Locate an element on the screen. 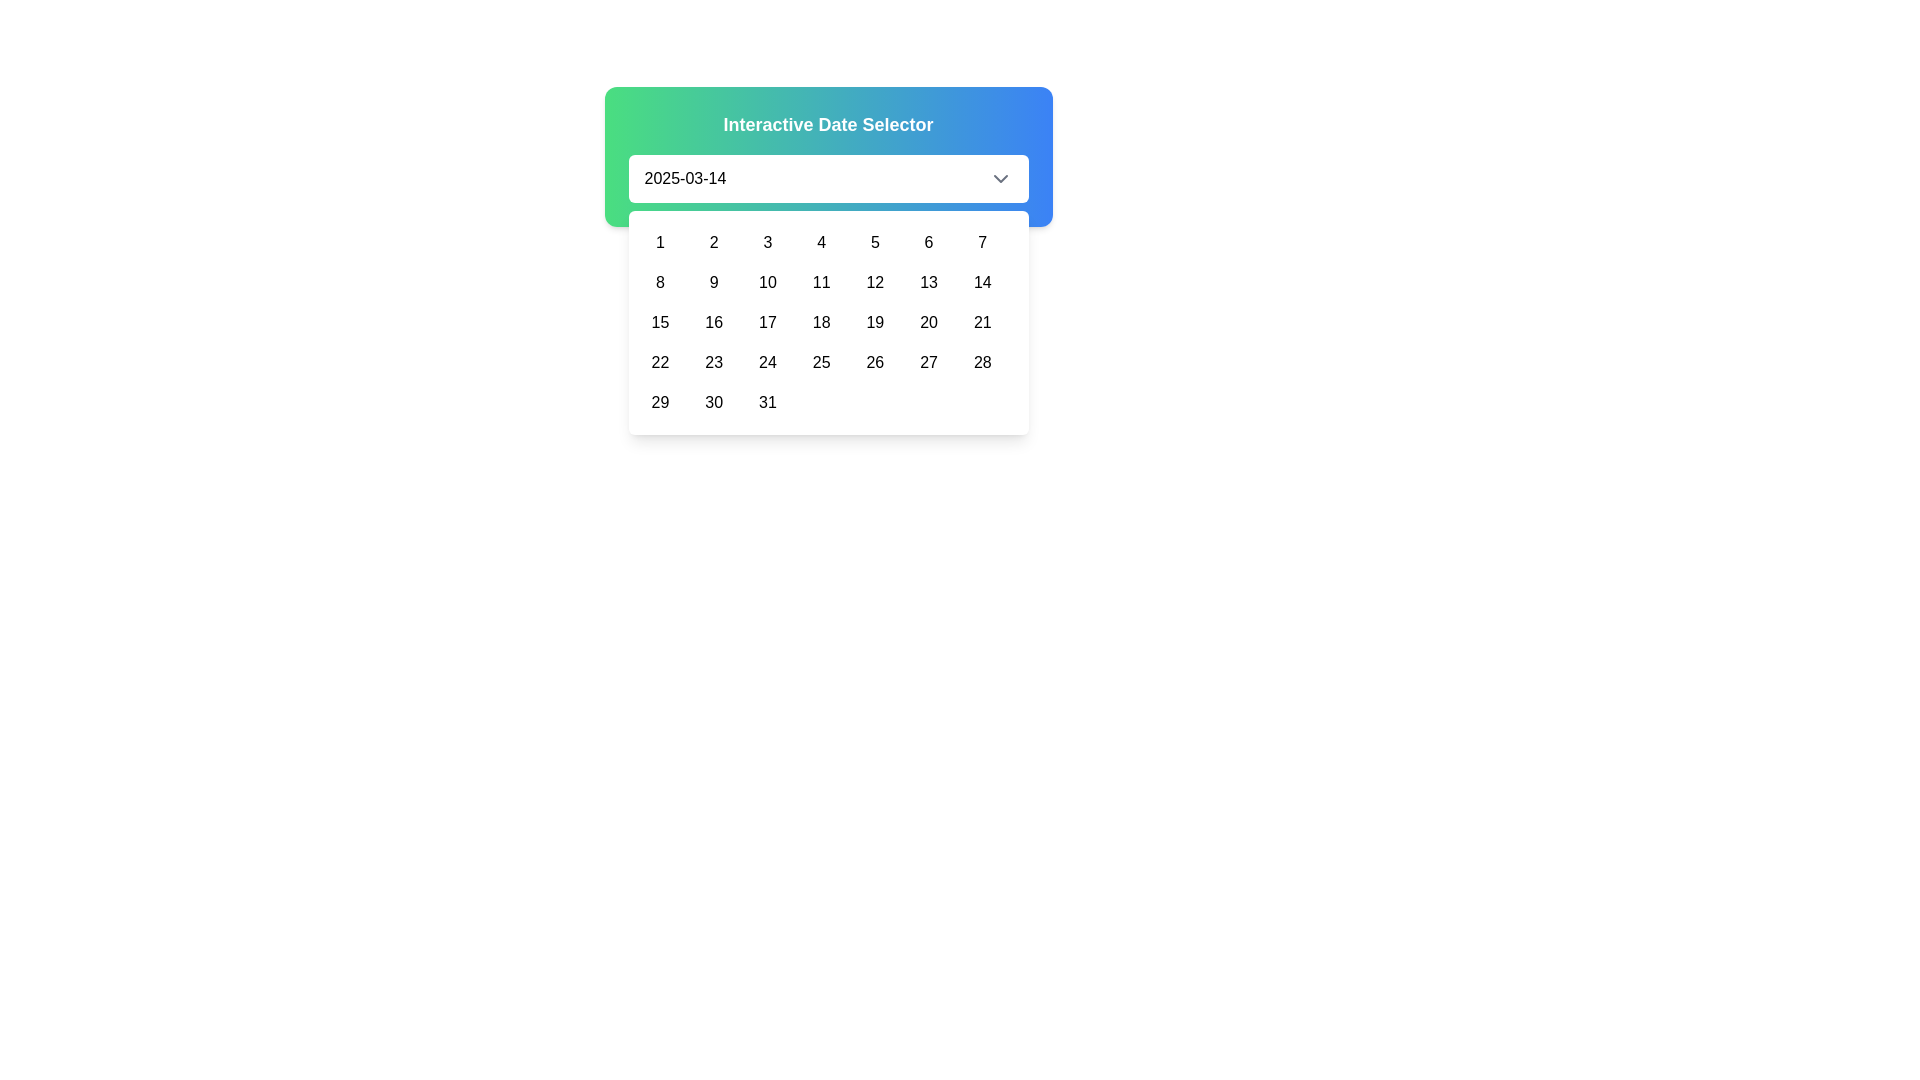 The height and width of the screenshot is (1080, 1920). the interactive calendar date button representing the date '29' is located at coordinates (660, 402).